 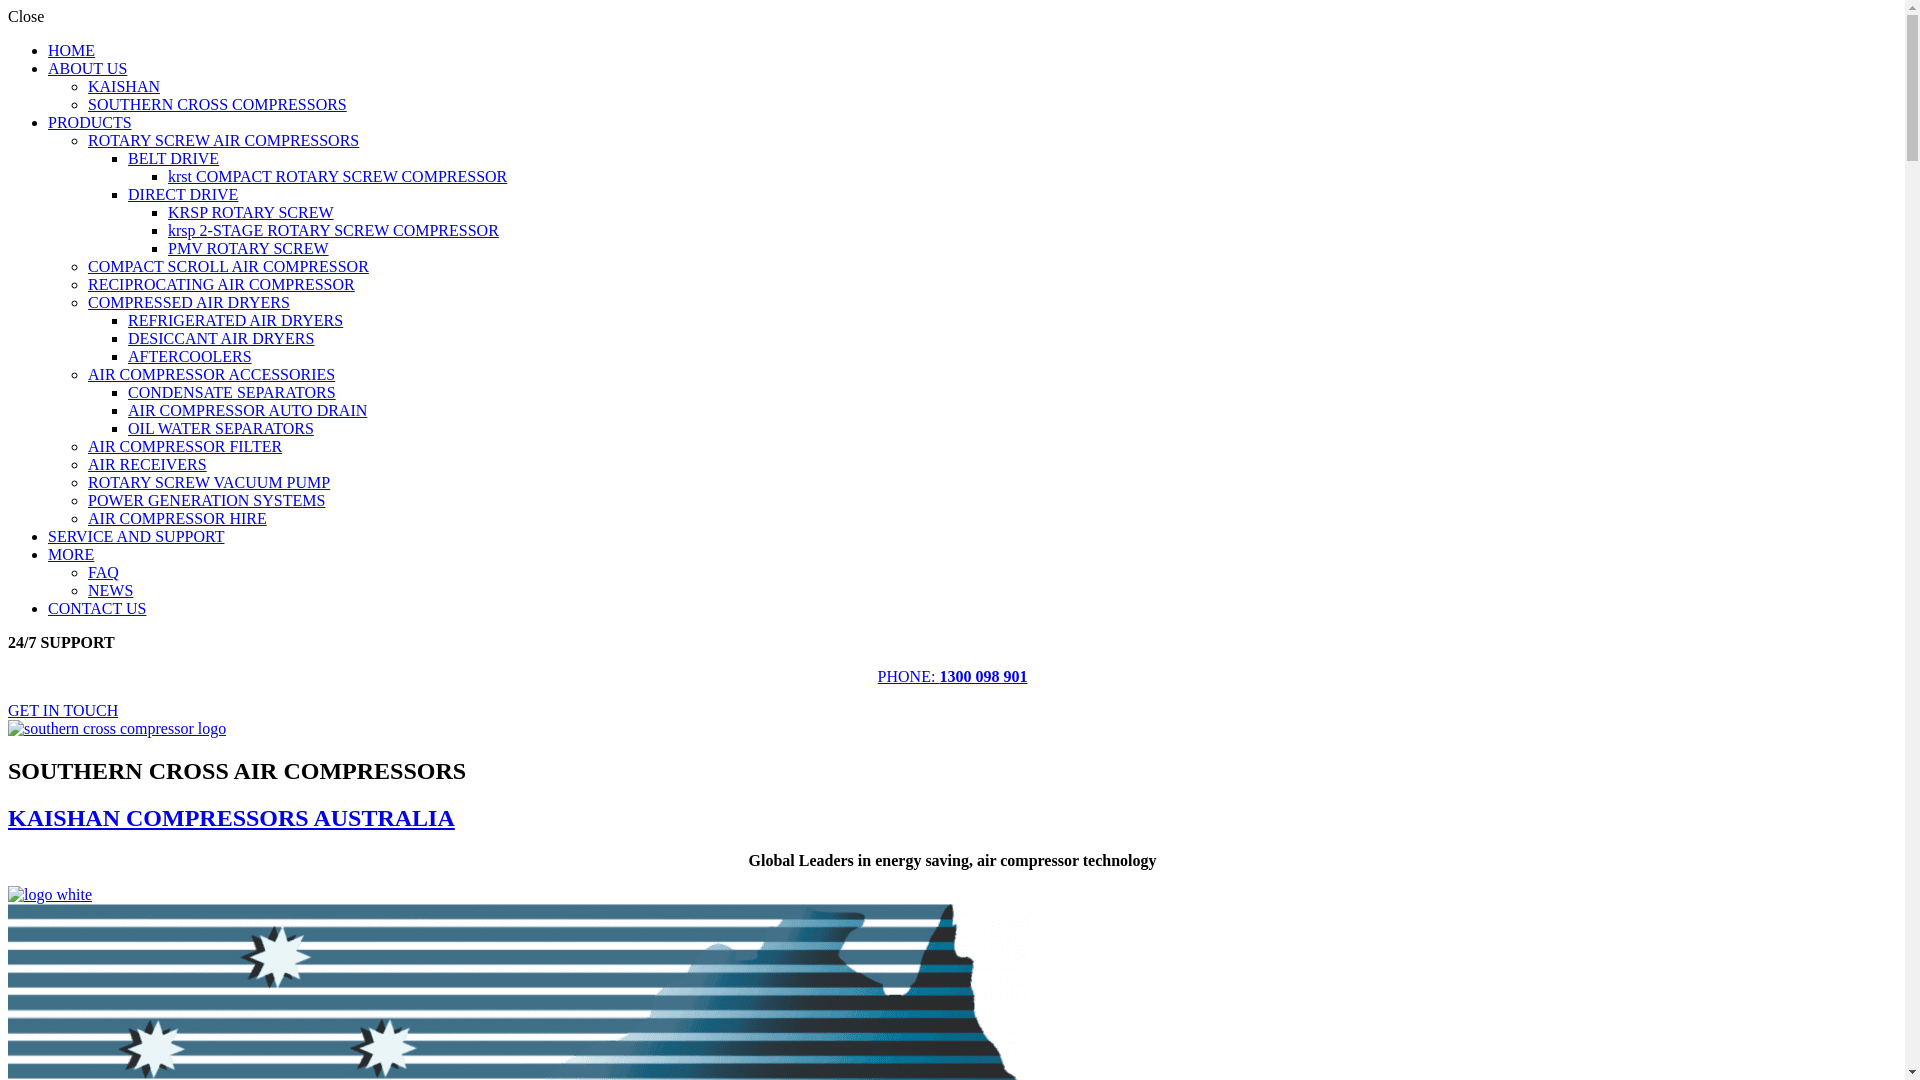 I want to click on 'PMV ROTARY SCREW', so click(x=247, y=247).